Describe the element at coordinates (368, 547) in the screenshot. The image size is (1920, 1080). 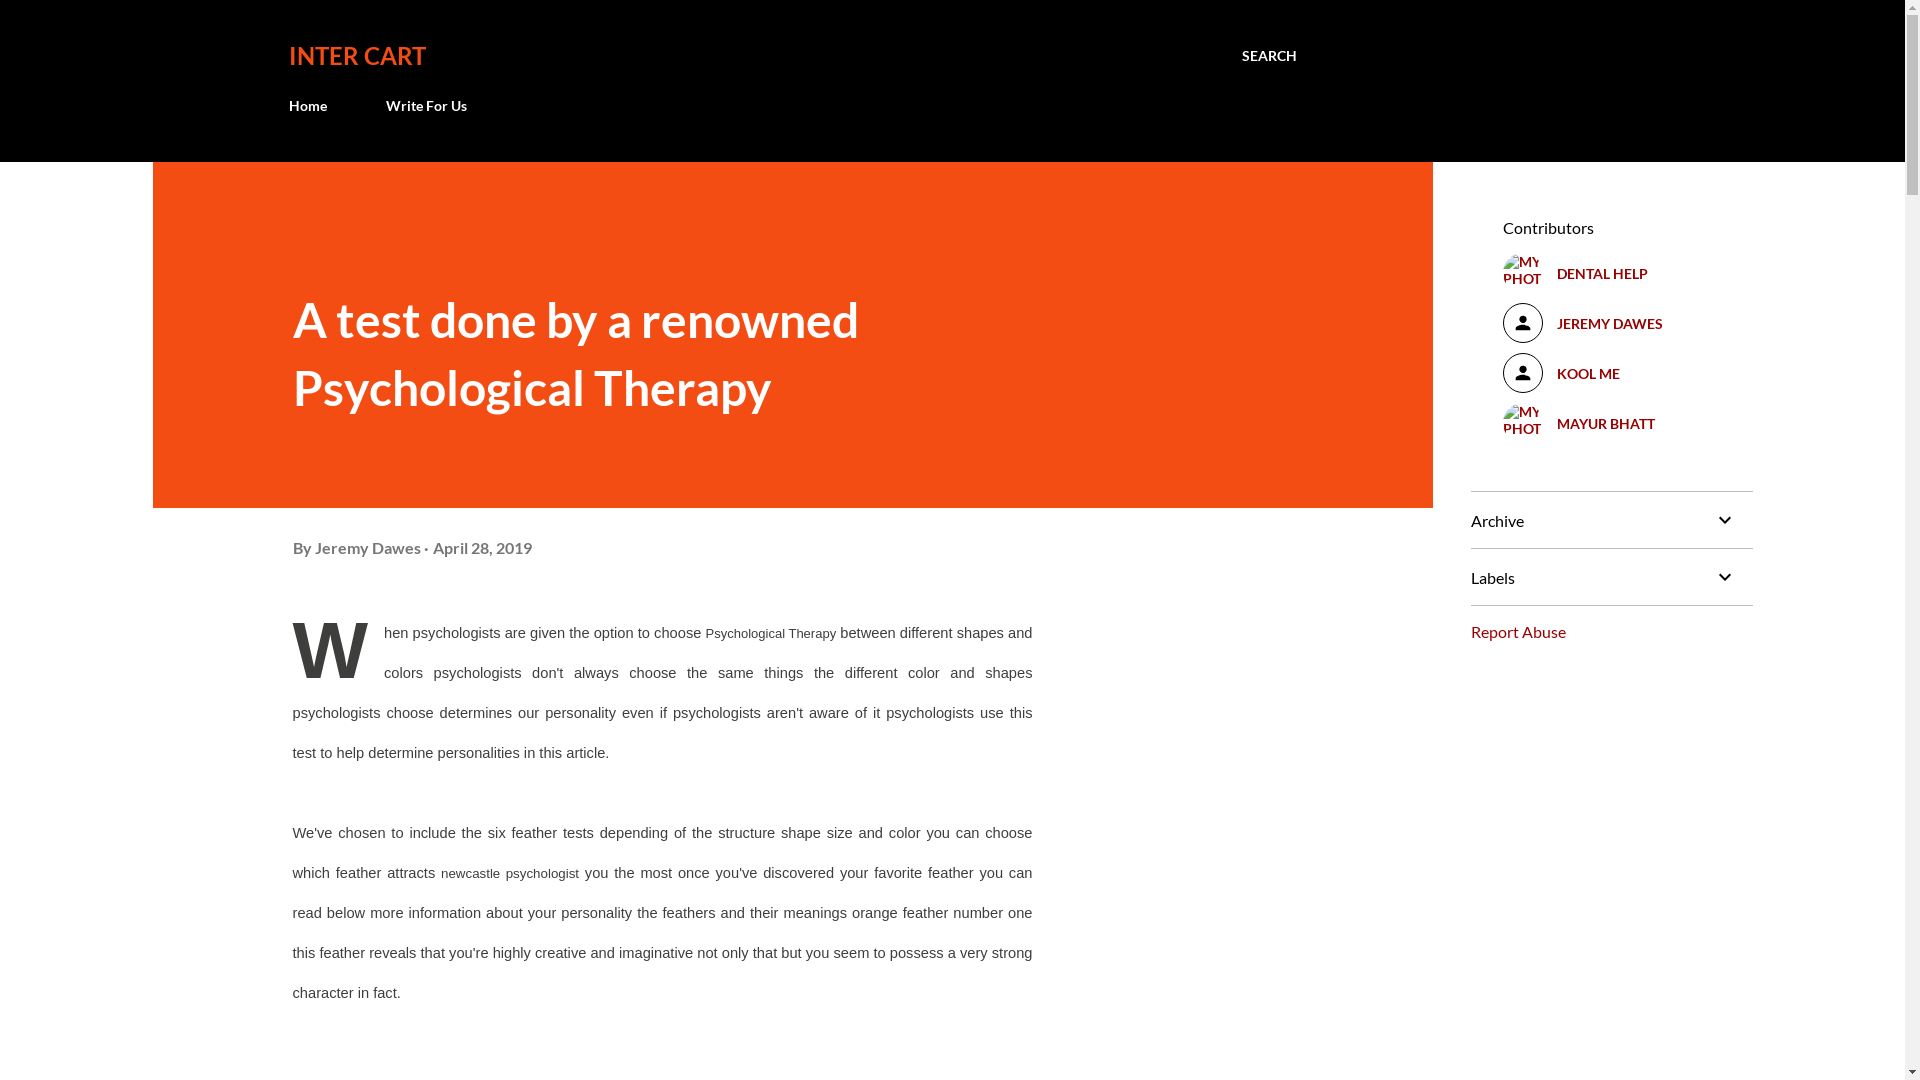
I see `'Jeremy Dawes'` at that location.